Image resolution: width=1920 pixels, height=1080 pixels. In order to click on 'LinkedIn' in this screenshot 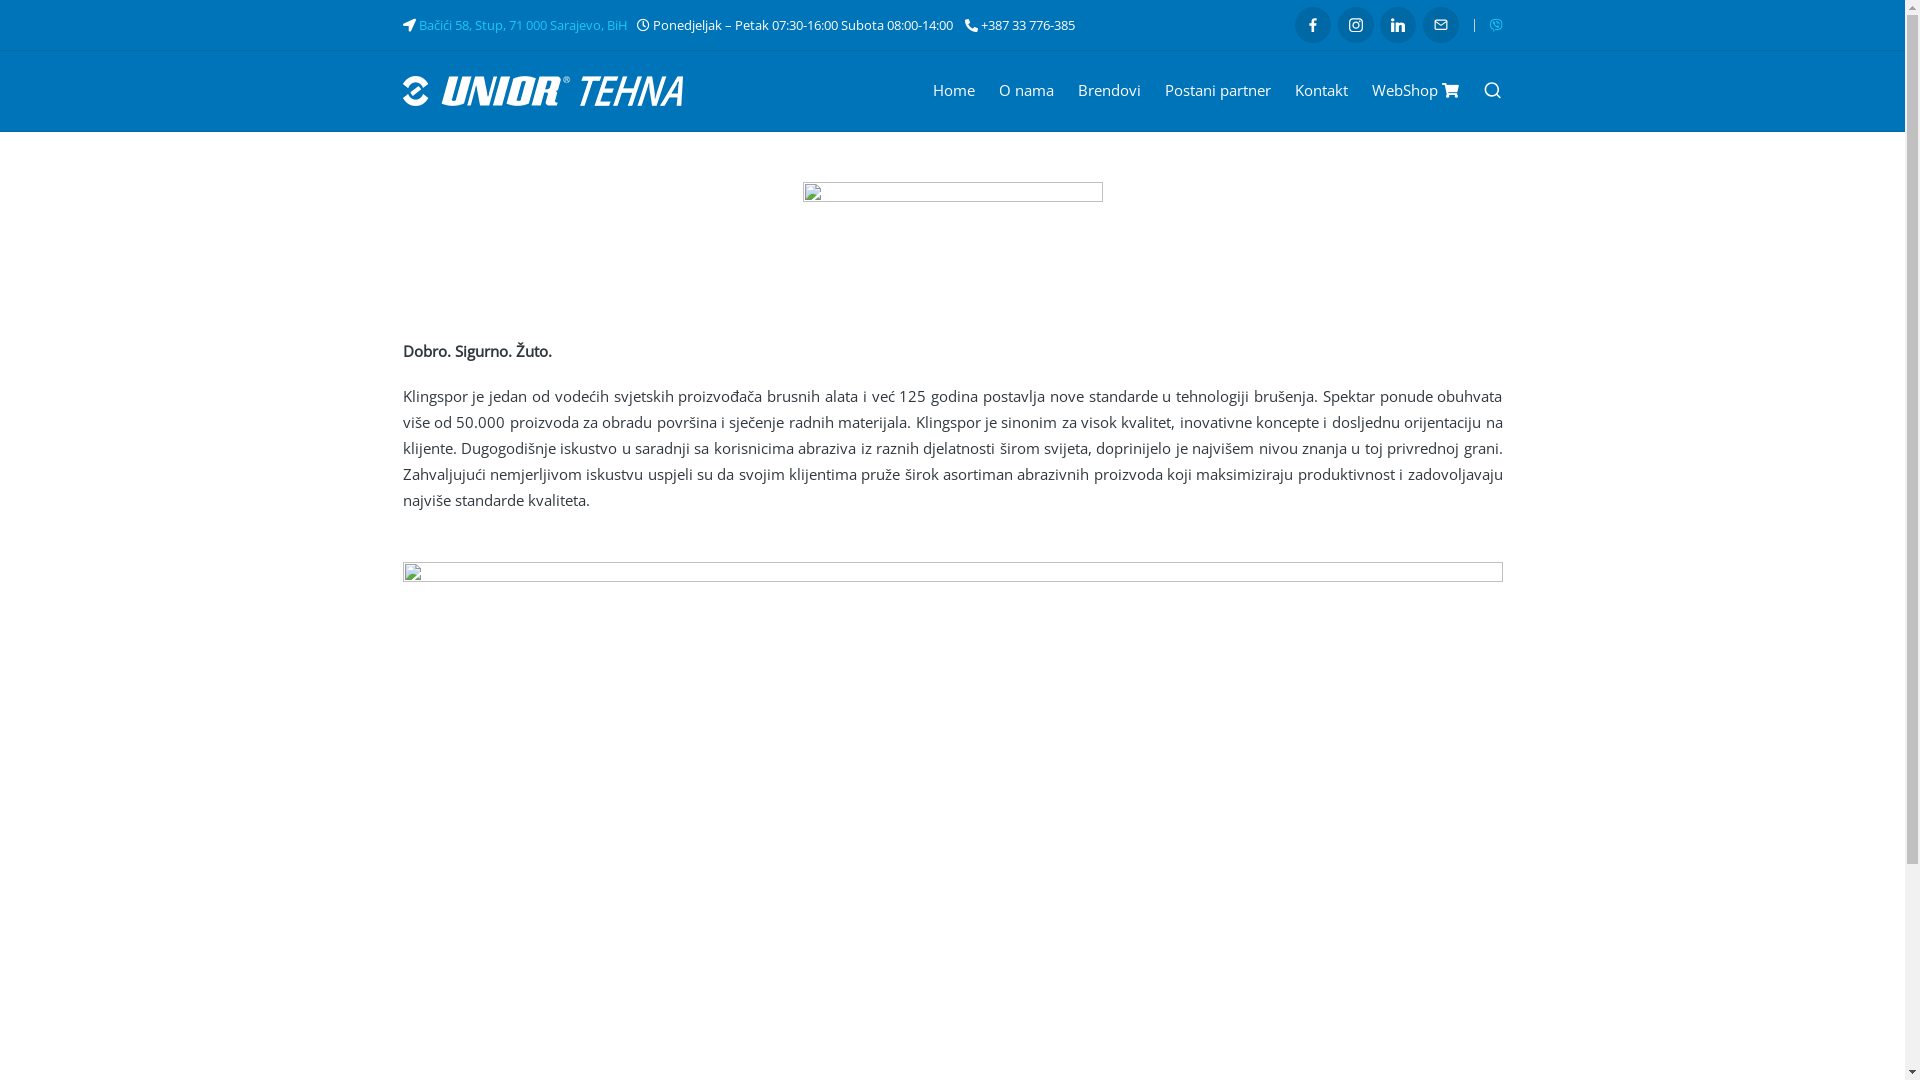, I will do `click(1396, 24)`.